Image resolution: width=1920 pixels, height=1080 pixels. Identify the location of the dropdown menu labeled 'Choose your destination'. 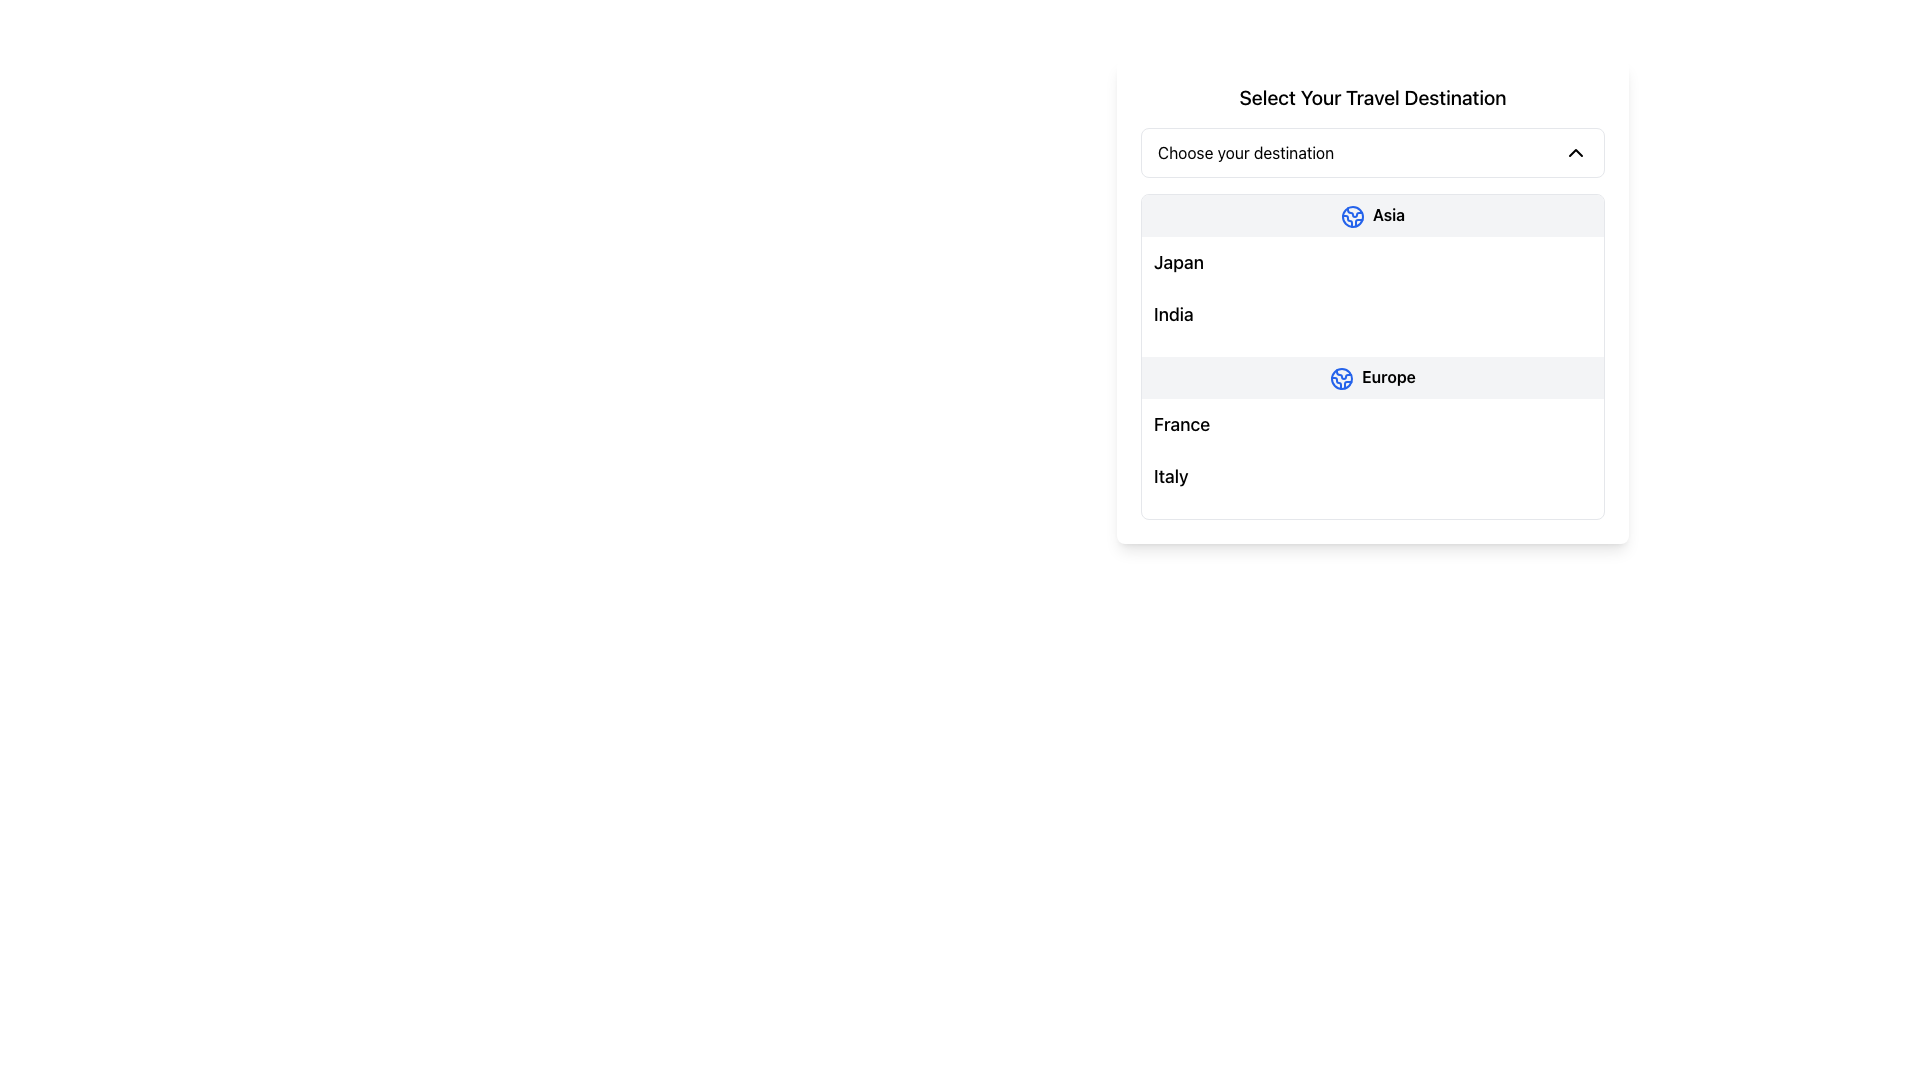
(1371, 152).